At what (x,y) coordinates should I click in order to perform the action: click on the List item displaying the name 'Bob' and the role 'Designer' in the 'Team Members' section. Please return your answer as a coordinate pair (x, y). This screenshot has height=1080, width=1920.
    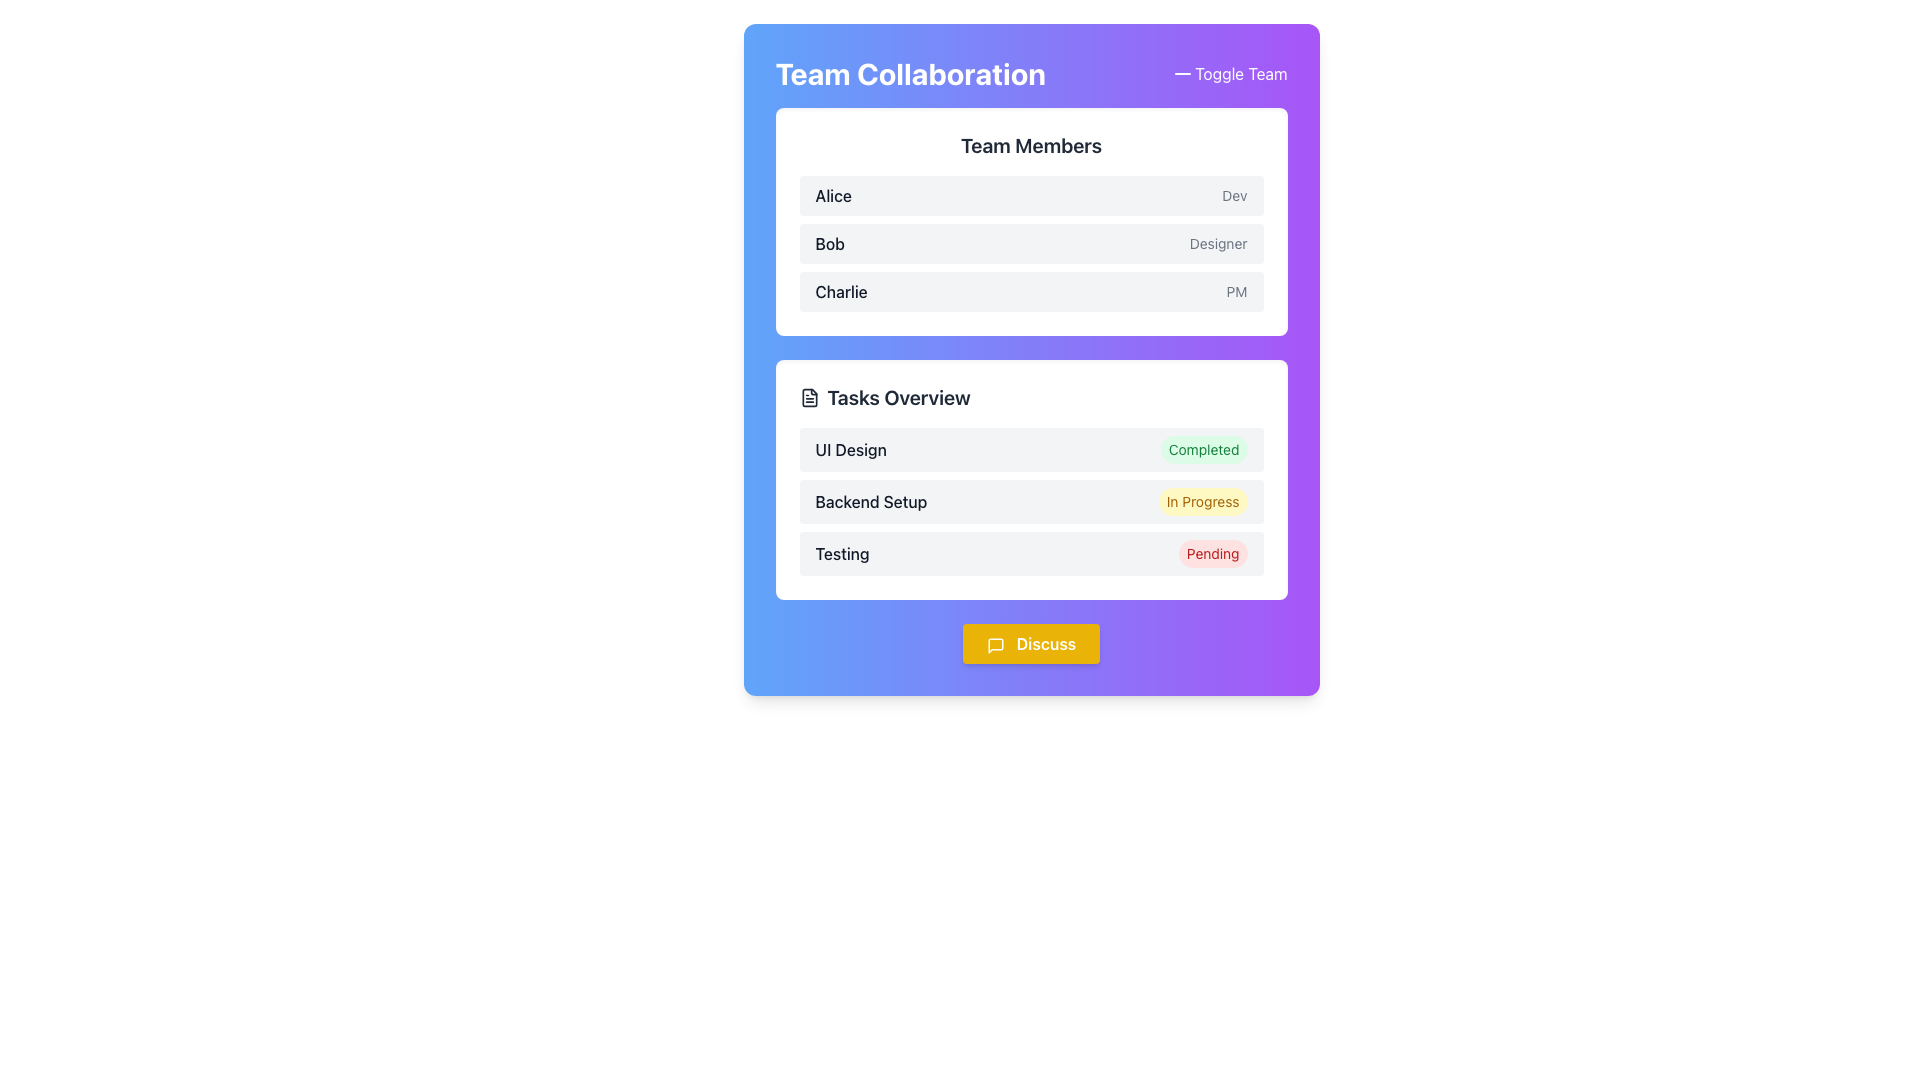
    Looking at the image, I should click on (1031, 242).